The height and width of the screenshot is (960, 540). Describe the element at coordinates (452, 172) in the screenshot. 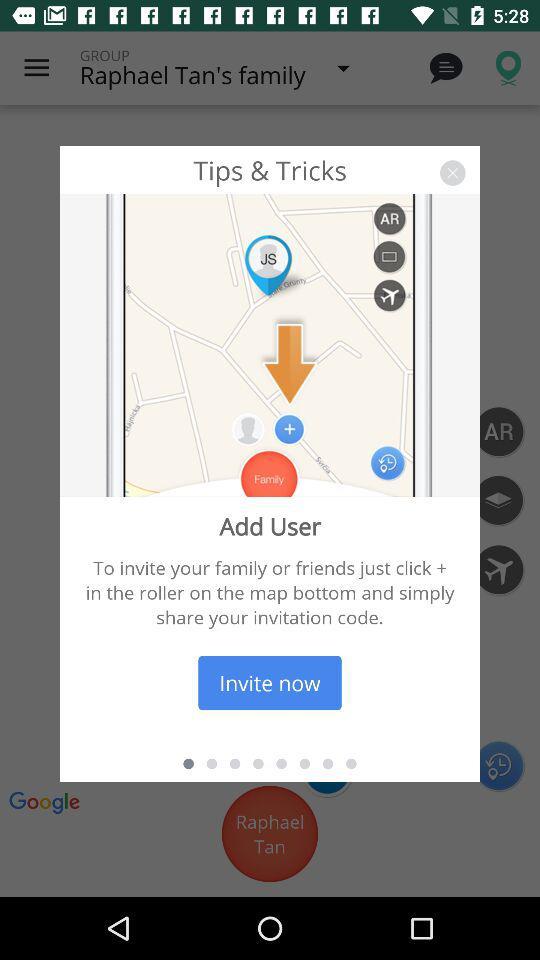

I see `the icon above add user icon` at that location.